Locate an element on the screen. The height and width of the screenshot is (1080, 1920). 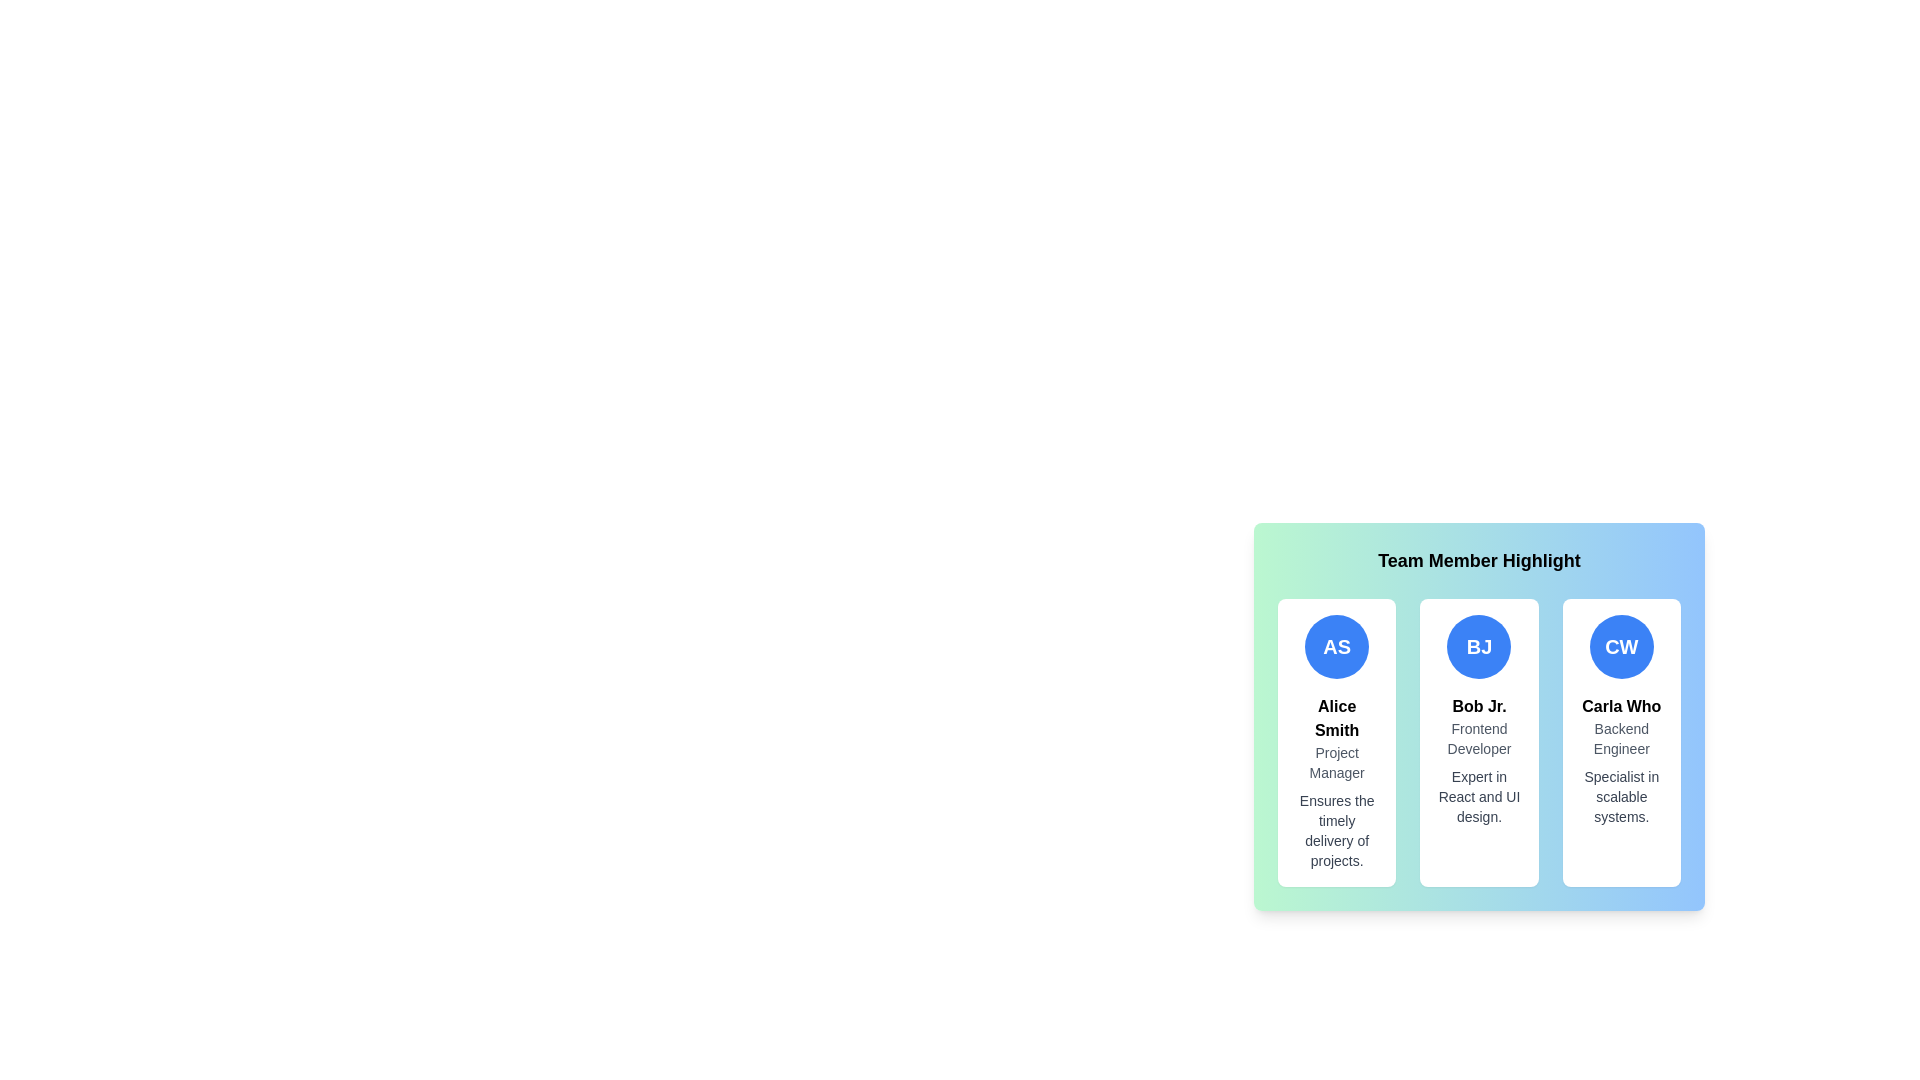
the text label element displaying the name 'Bob Jr.' which serves as an identifier for the corresponding team member, positioned below the icon labeled 'BJ.' is located at coordinates (1479, 705).